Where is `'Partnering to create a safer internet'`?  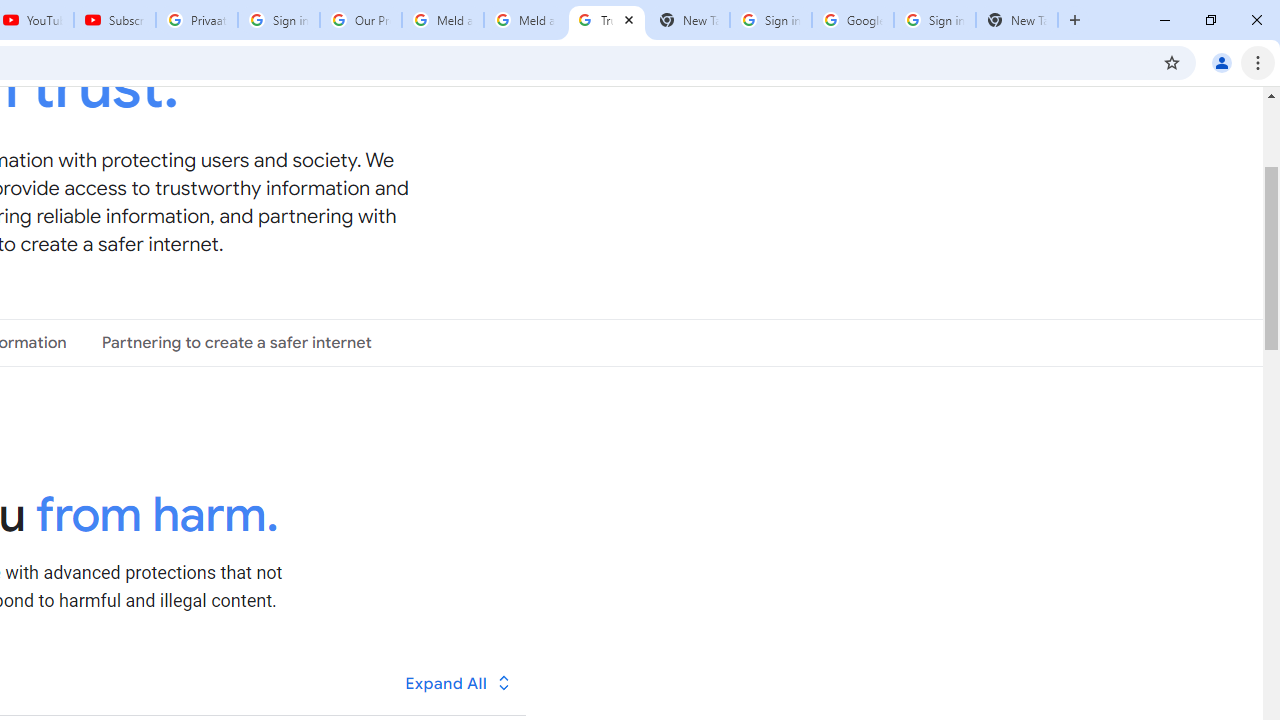
'Partnering to create a safer internet' is located at coordinates (236, 342).